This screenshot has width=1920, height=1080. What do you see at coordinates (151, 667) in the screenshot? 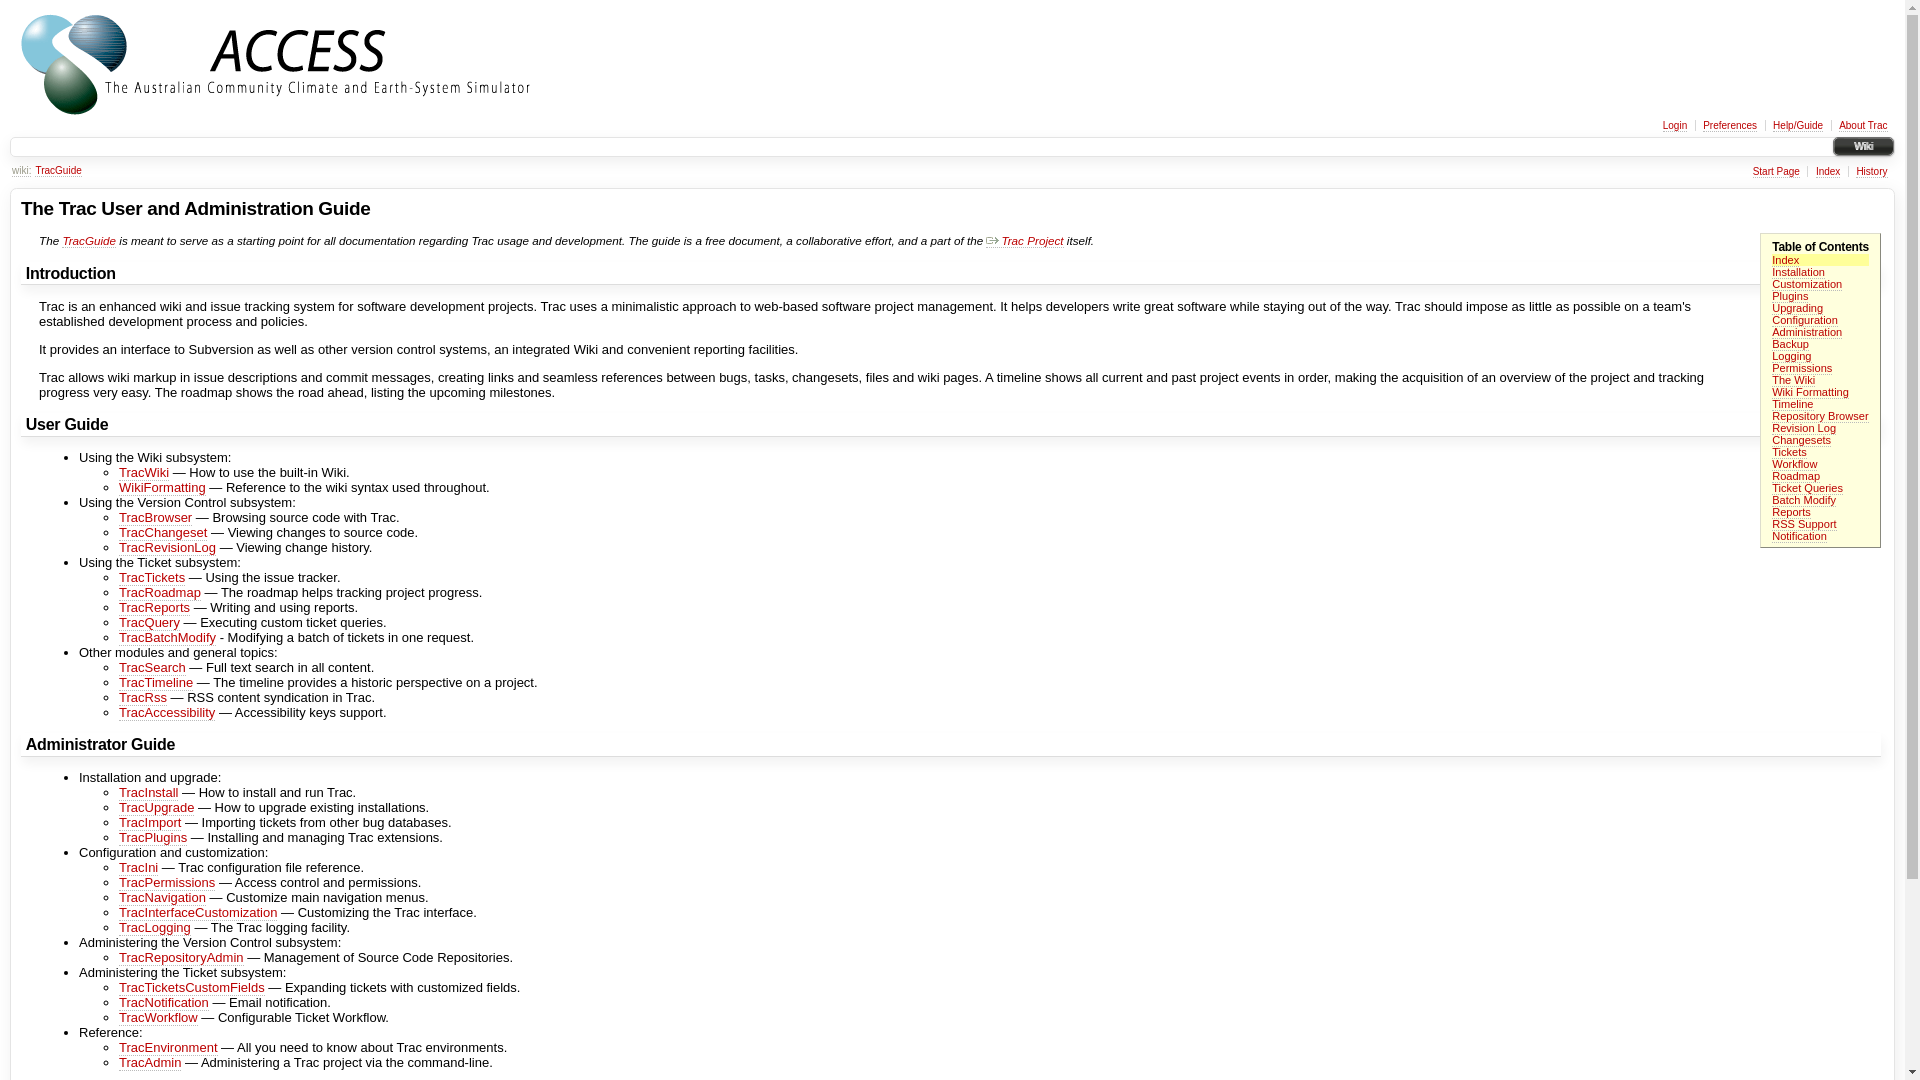
I see `'TracSearch'` at bounding box center [151, 667].